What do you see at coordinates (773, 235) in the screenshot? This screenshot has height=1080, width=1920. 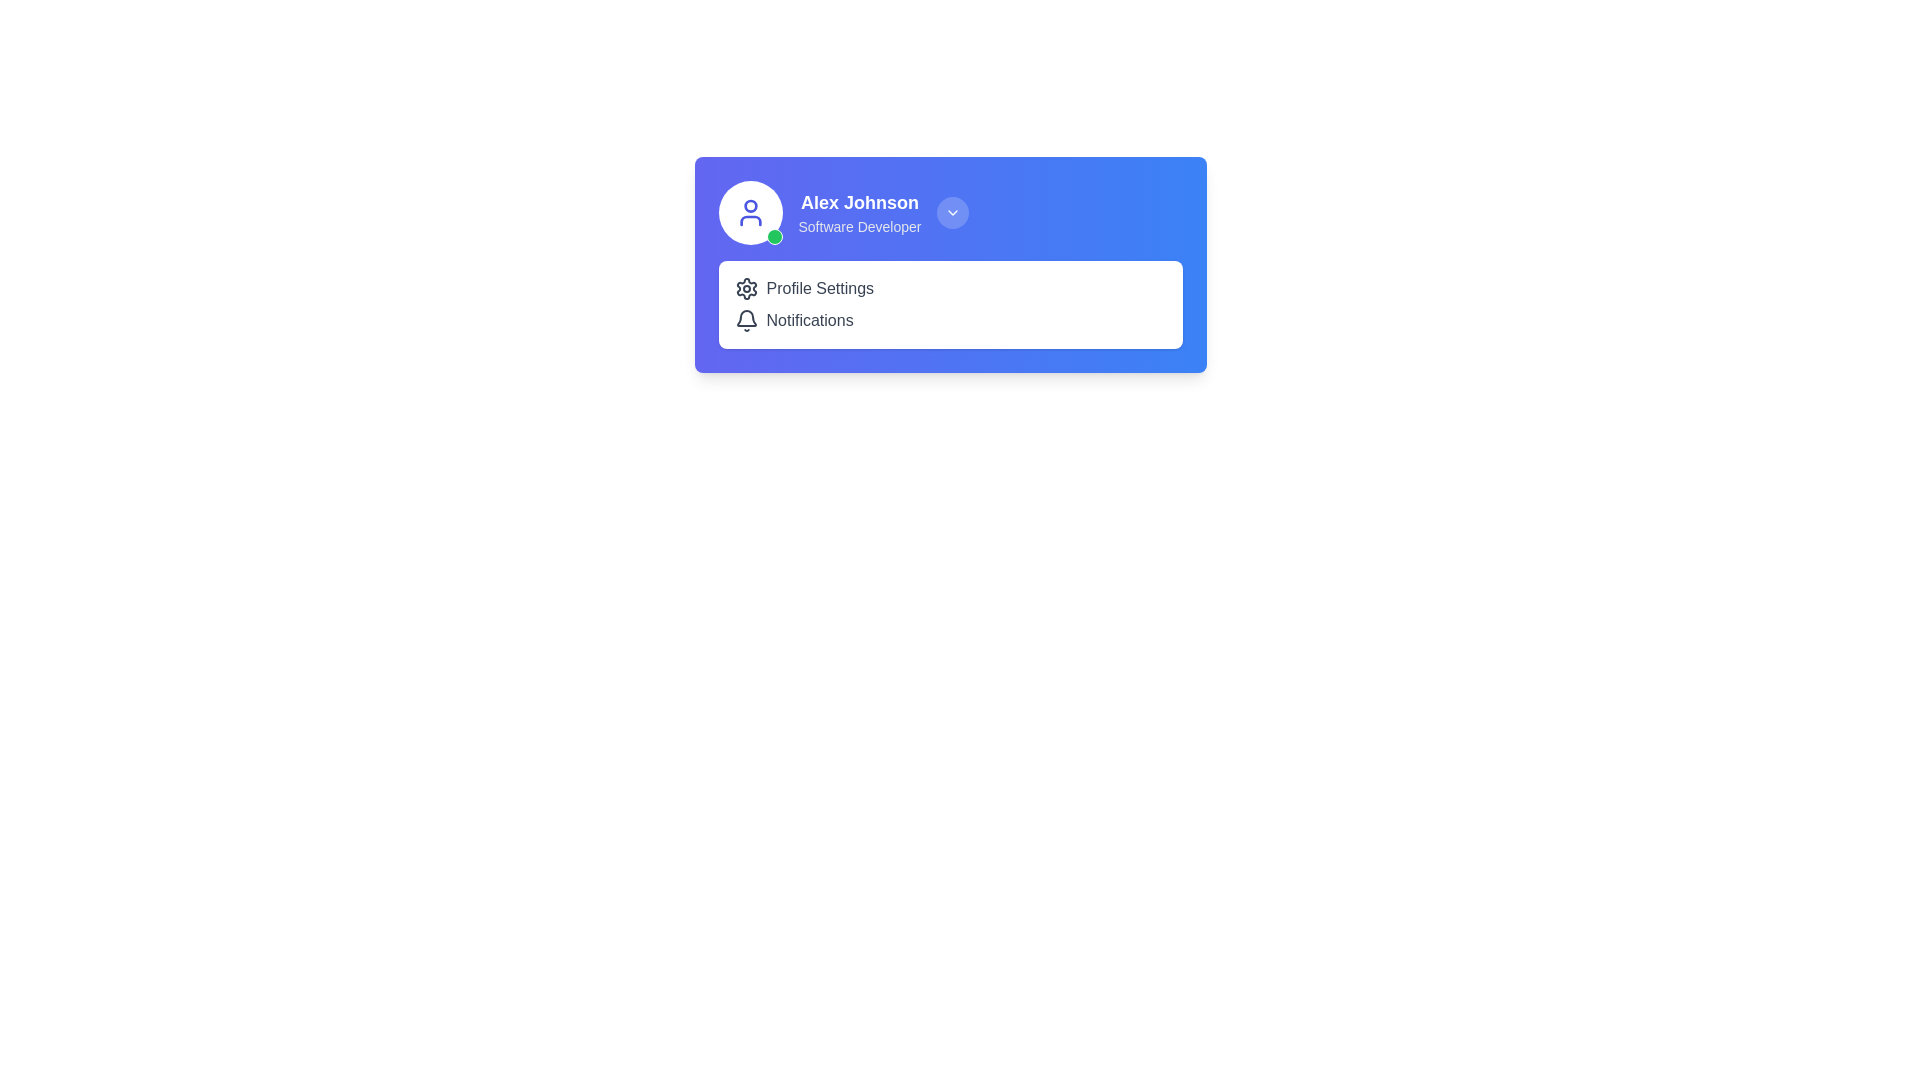 I see `the status indicator located at the bottom-right corner of the circular profile icon associated with the profile of 'Alex Johnson'` at bounding box center [773, 235].